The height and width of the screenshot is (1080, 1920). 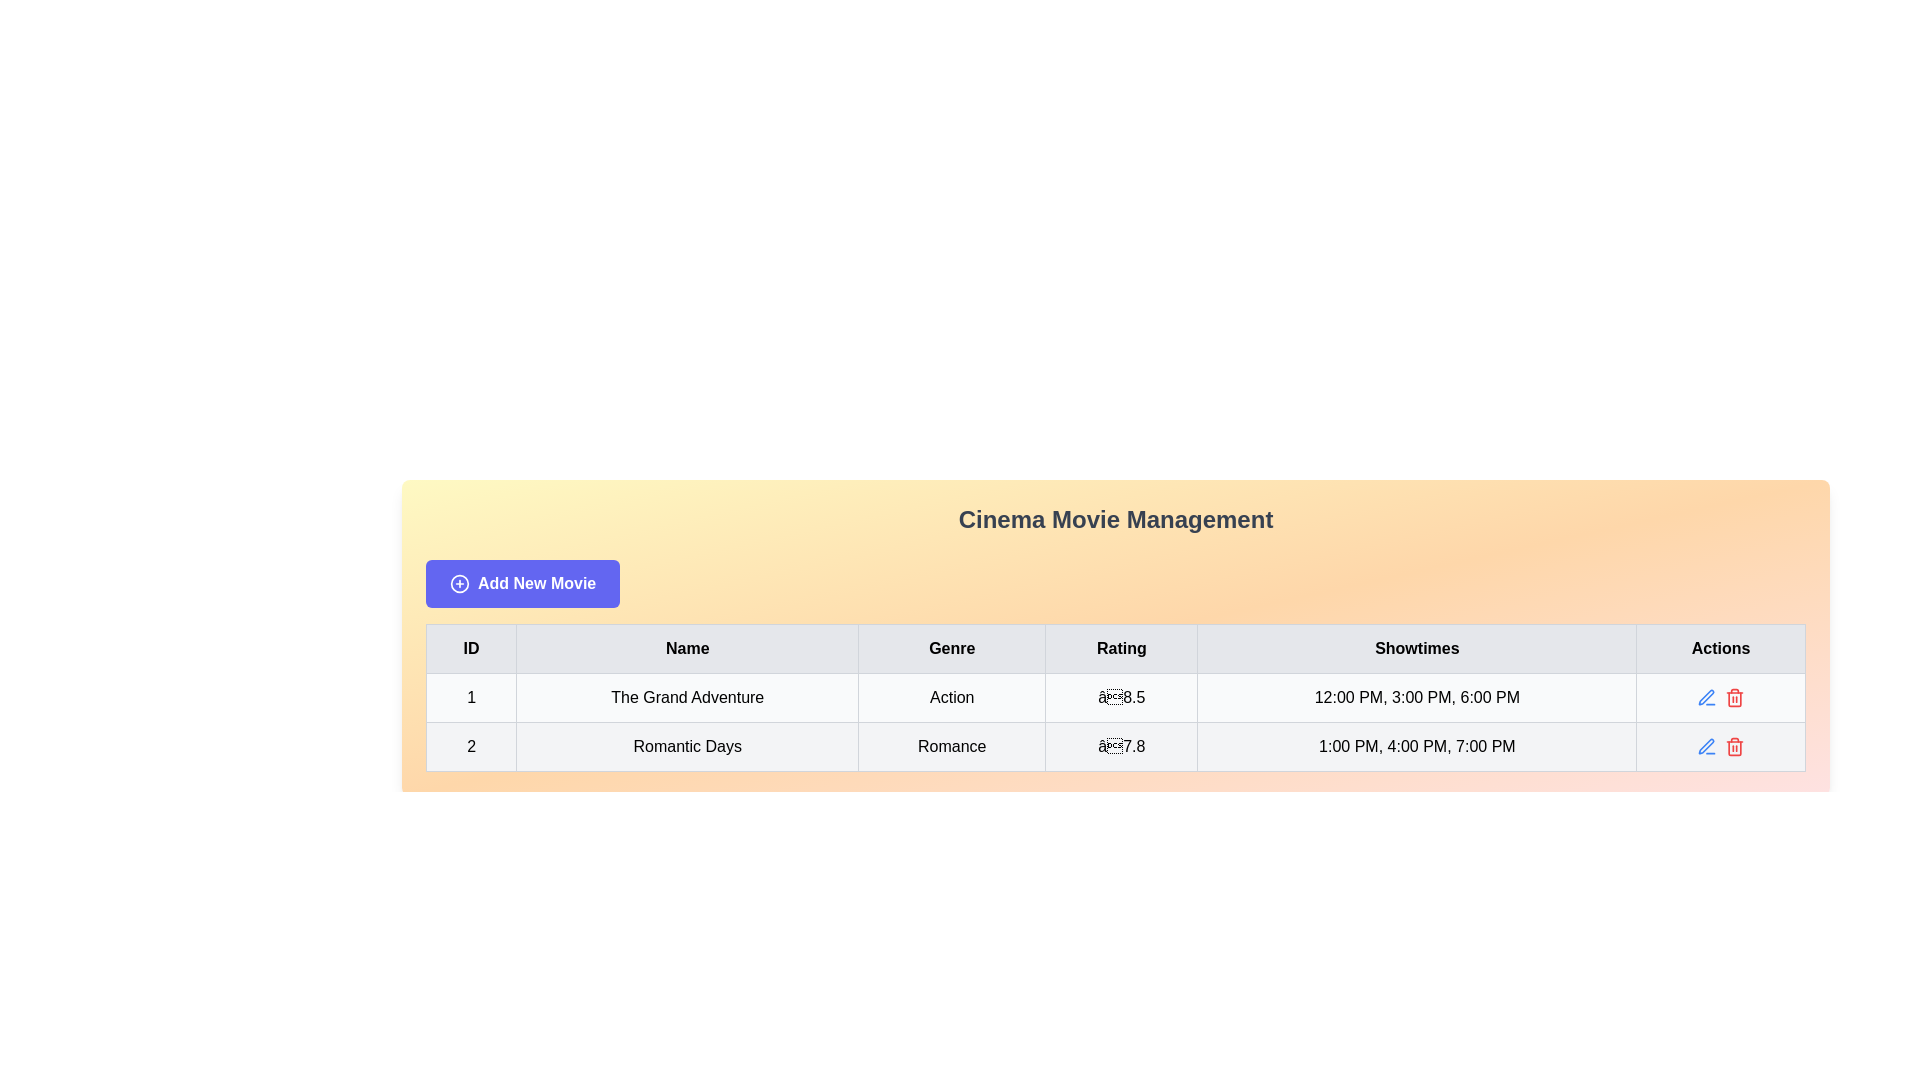 I want to click on the table header cell labeled 'Genre', so click(x=951, y=648).